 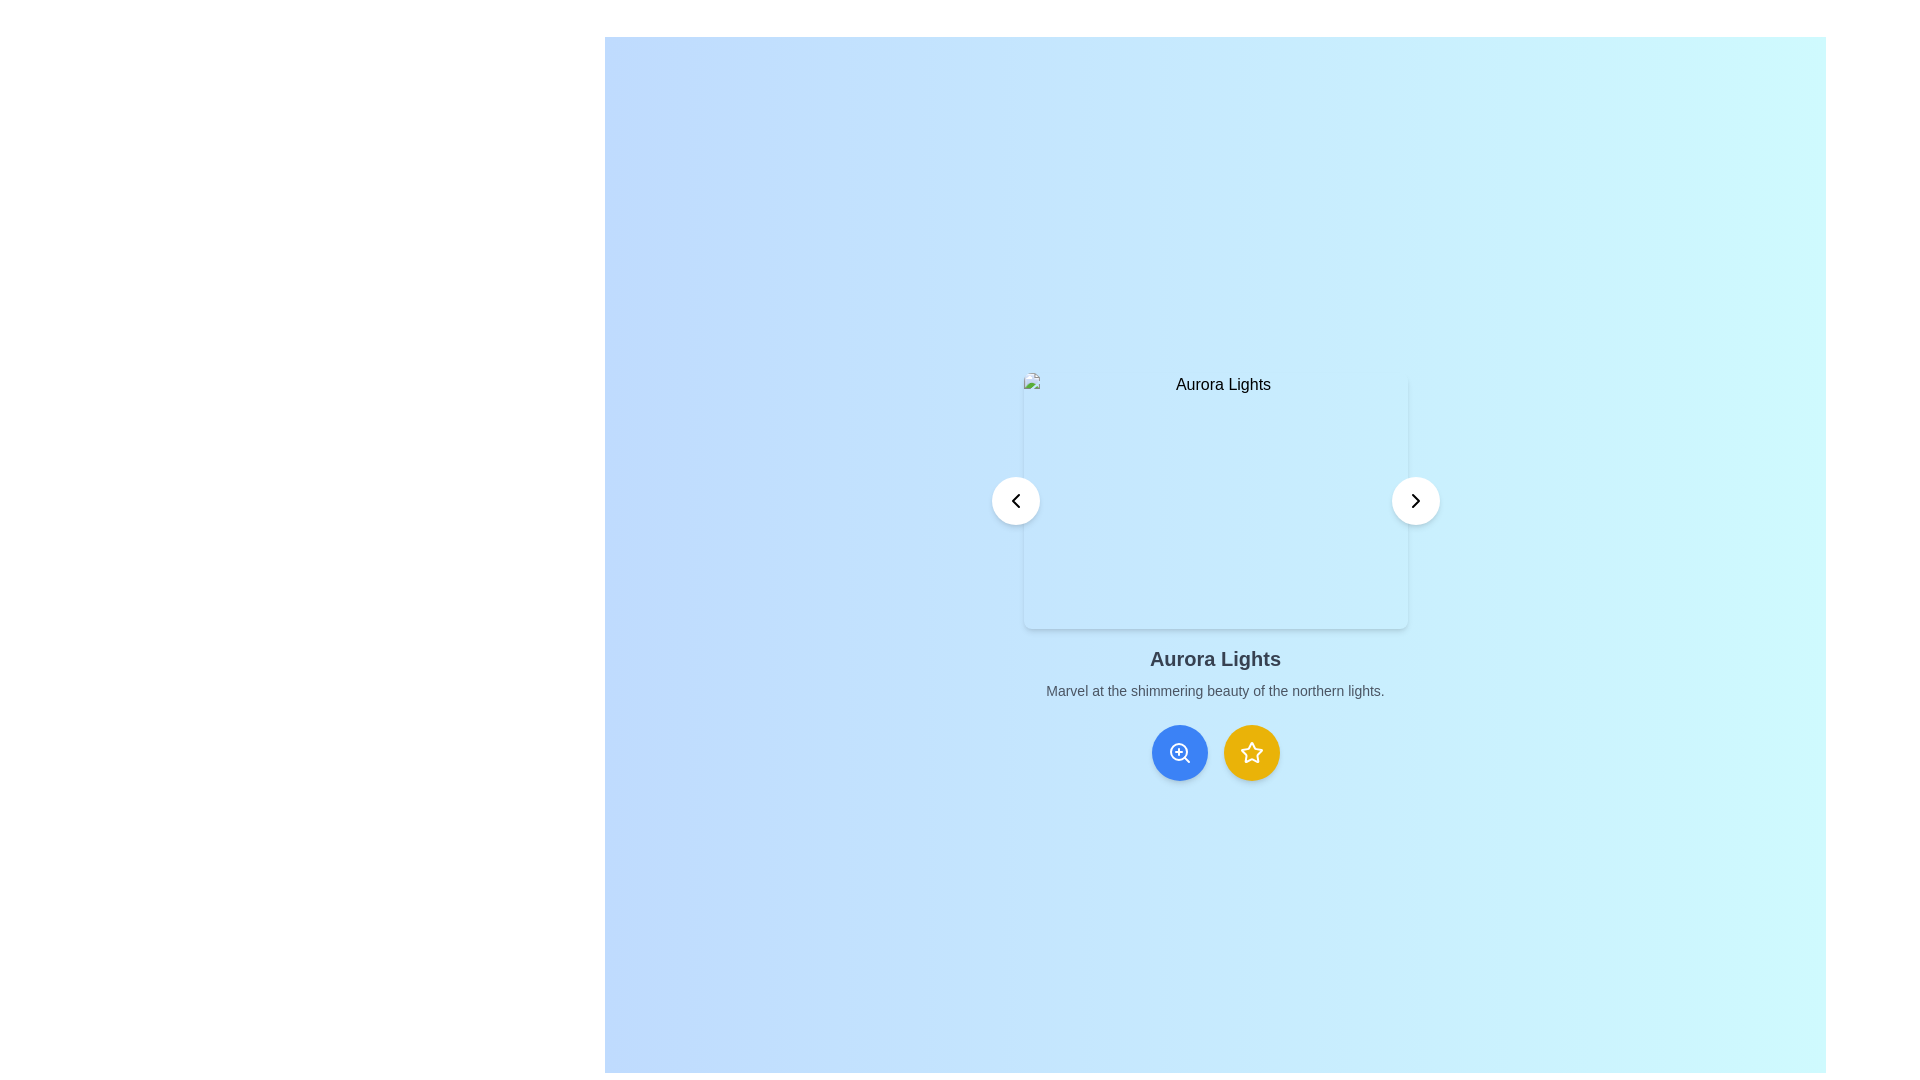 What do you see at coordinates (1179, 752) in the screenshot?
I see `the 'zoom in' icon located within the circular button at the lower center of the interface, just below the text 'Aurora Lights'` at bounding box center [1179, 752].